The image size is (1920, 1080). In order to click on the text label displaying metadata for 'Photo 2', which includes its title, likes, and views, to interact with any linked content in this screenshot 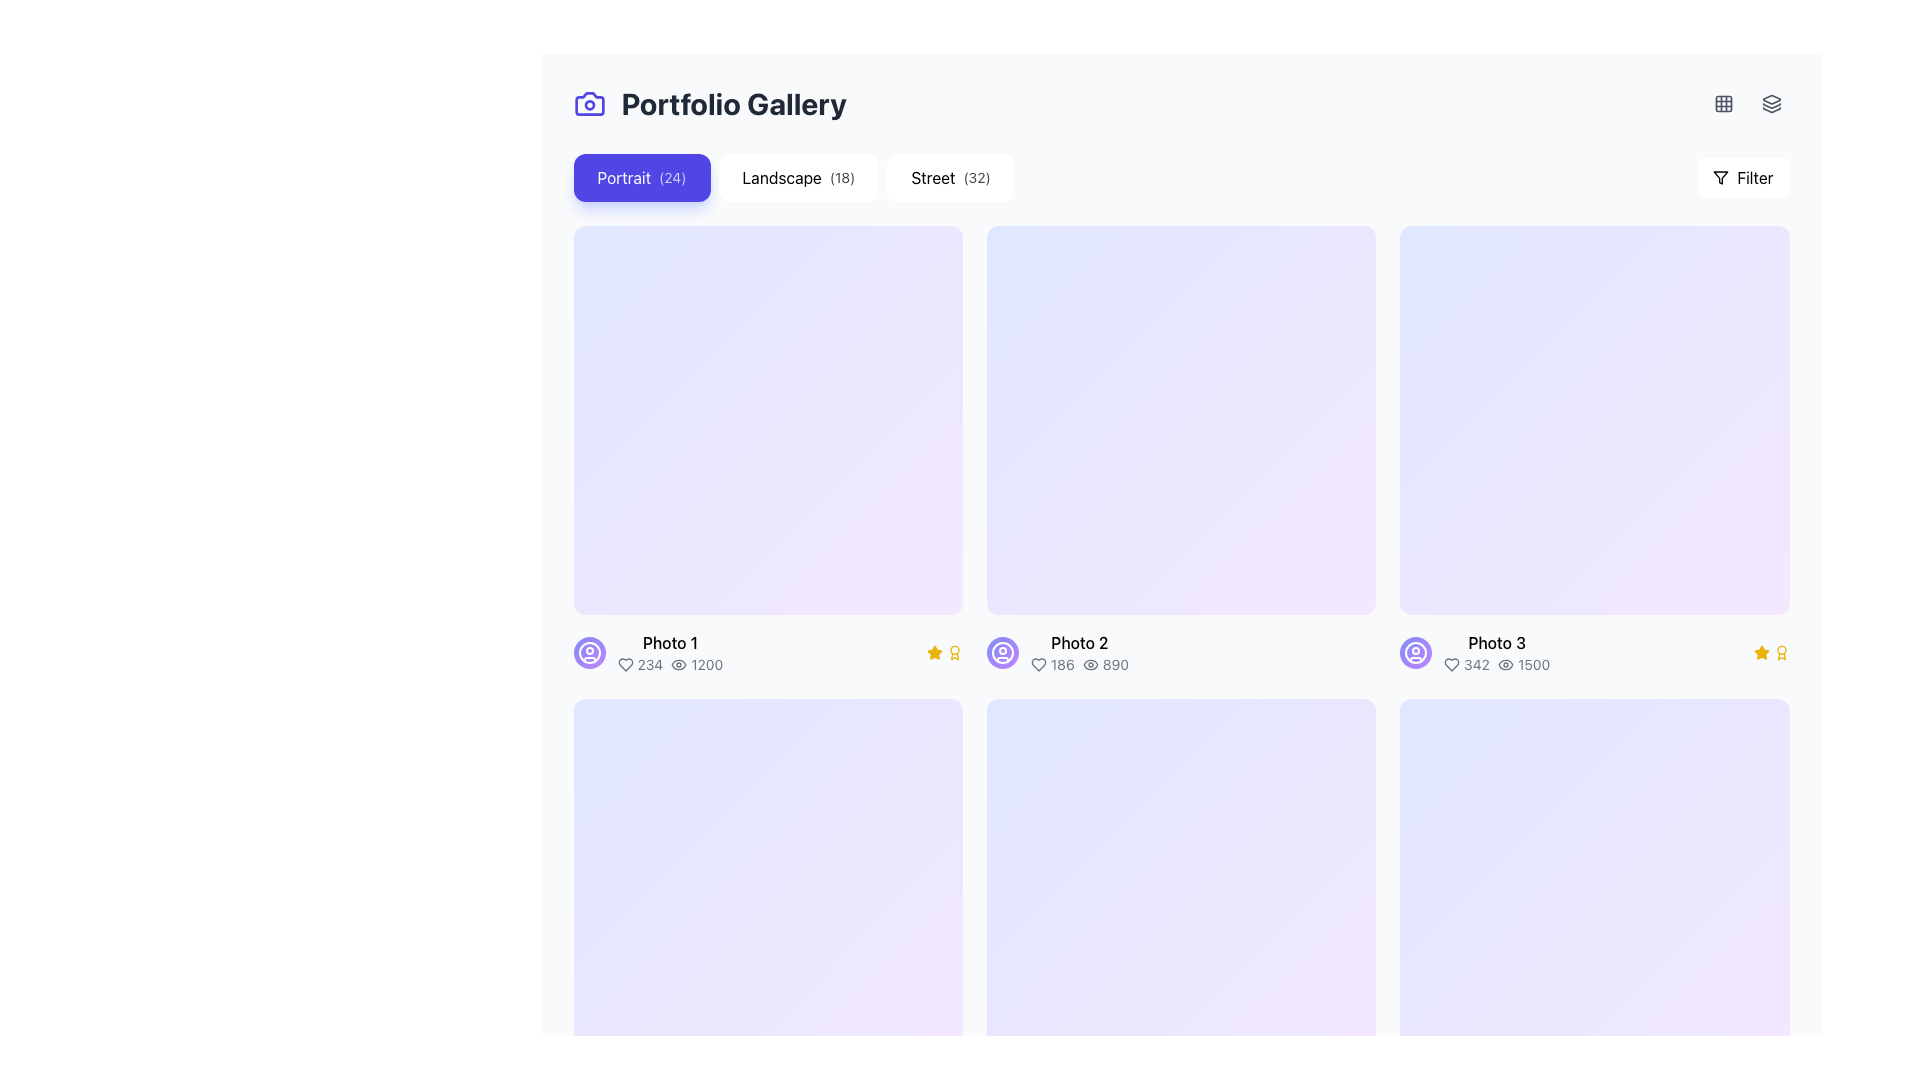, I will do `click(1078, 653)`.